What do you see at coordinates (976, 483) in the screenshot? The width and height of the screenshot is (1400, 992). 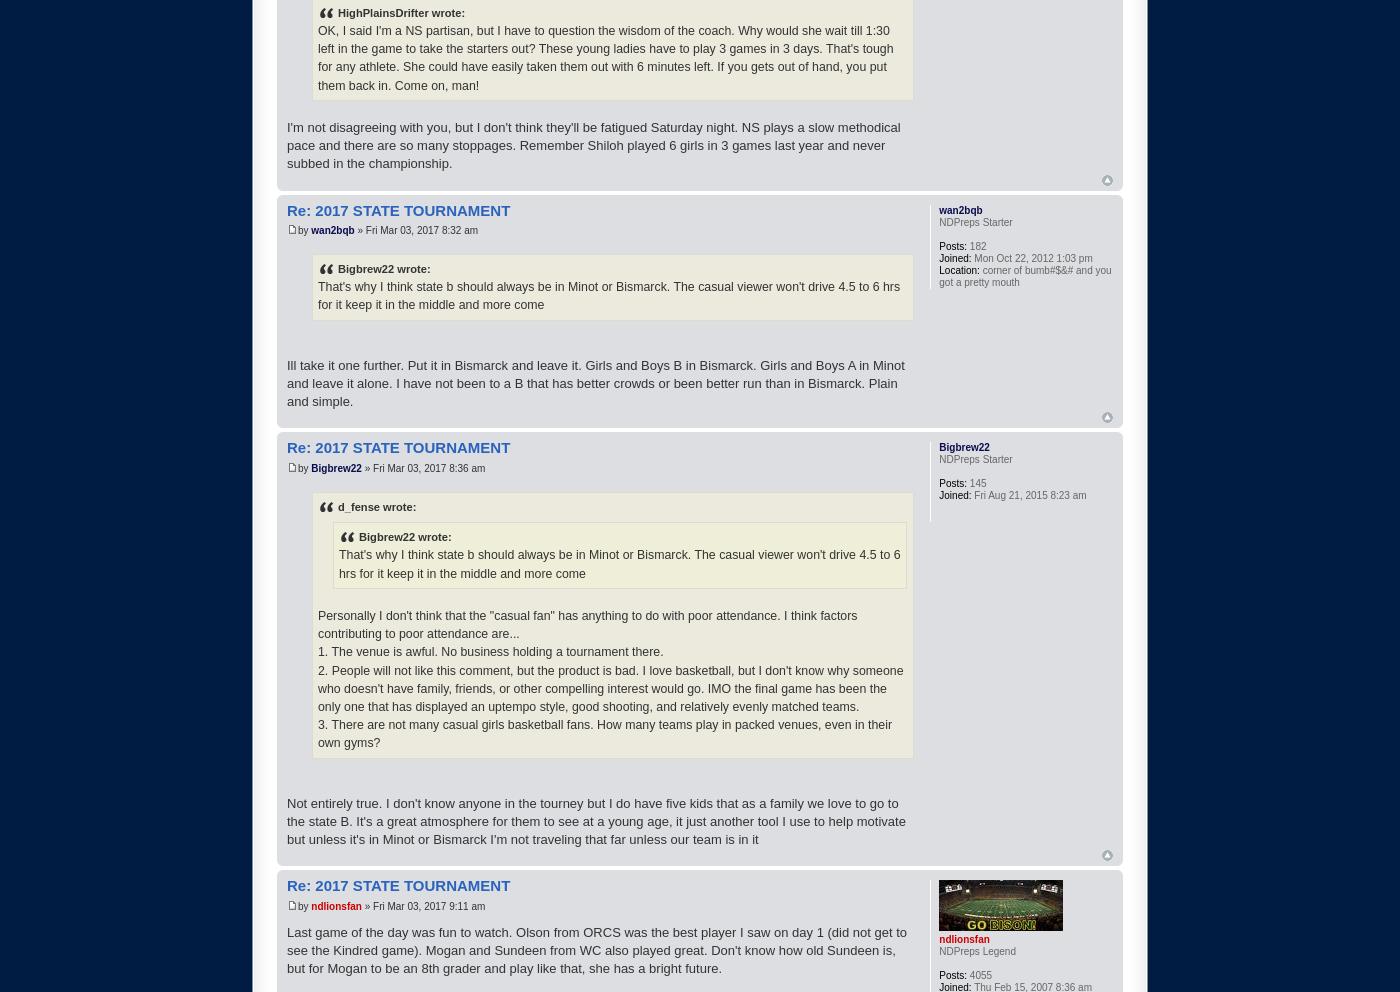 I see `'145'` at bounding box center [976, 483].